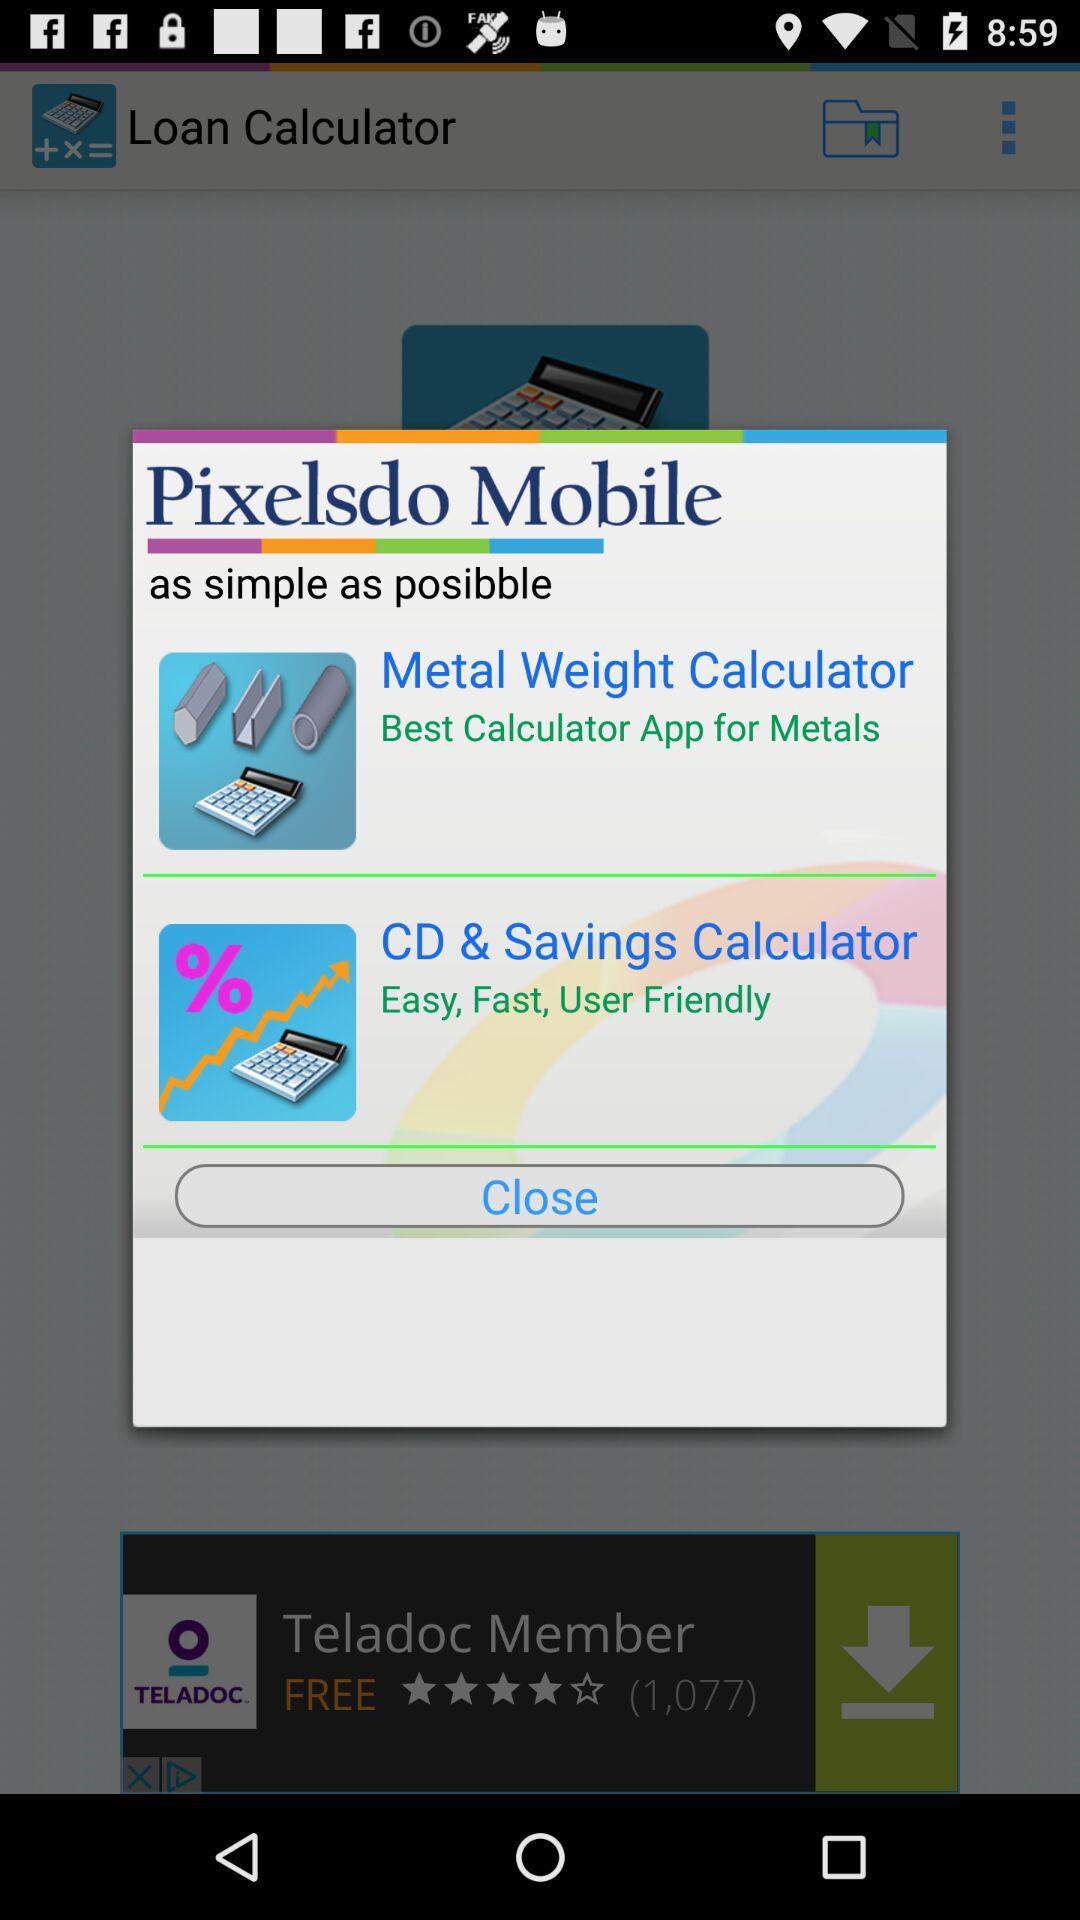  I want to click on the item above easy fast user item, so click(649, 938).